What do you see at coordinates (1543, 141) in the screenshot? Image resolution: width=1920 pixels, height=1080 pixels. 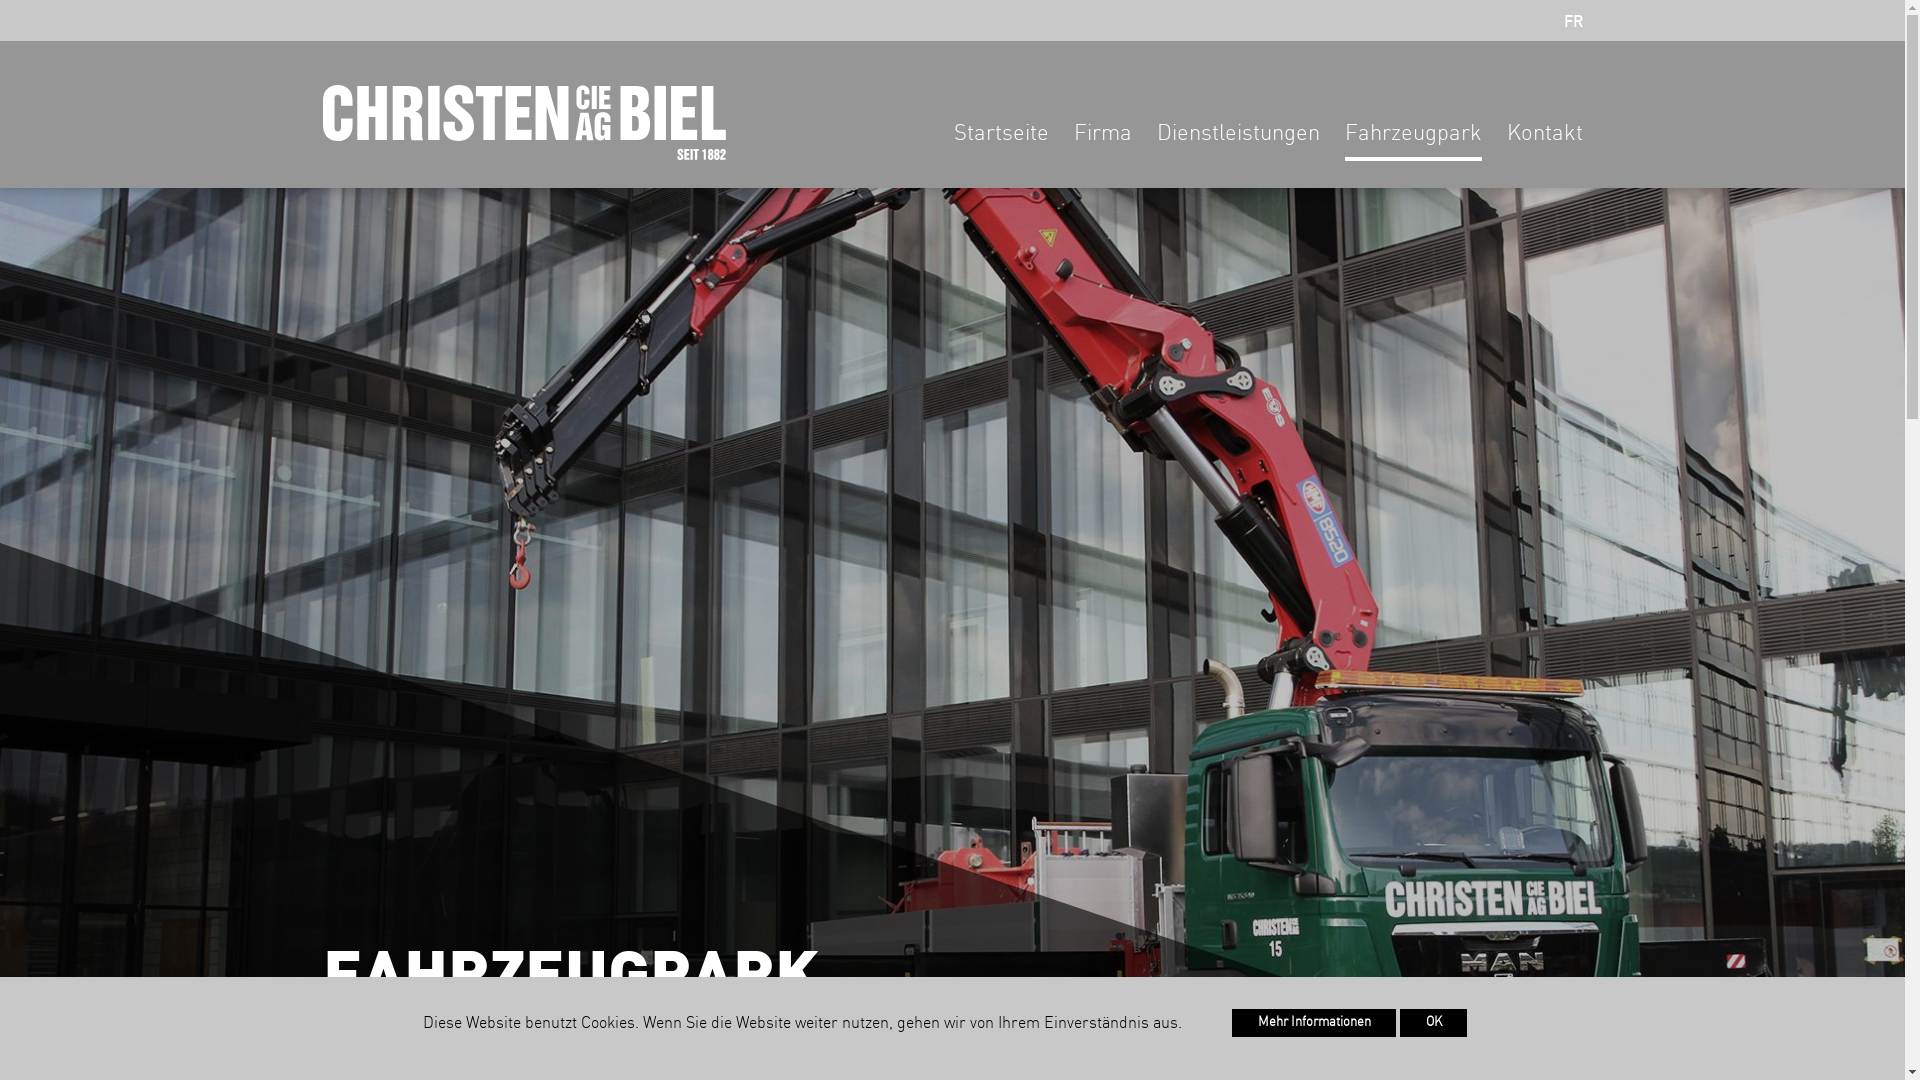 I see `'Kontakt'` at bounding box center [1543, 141].